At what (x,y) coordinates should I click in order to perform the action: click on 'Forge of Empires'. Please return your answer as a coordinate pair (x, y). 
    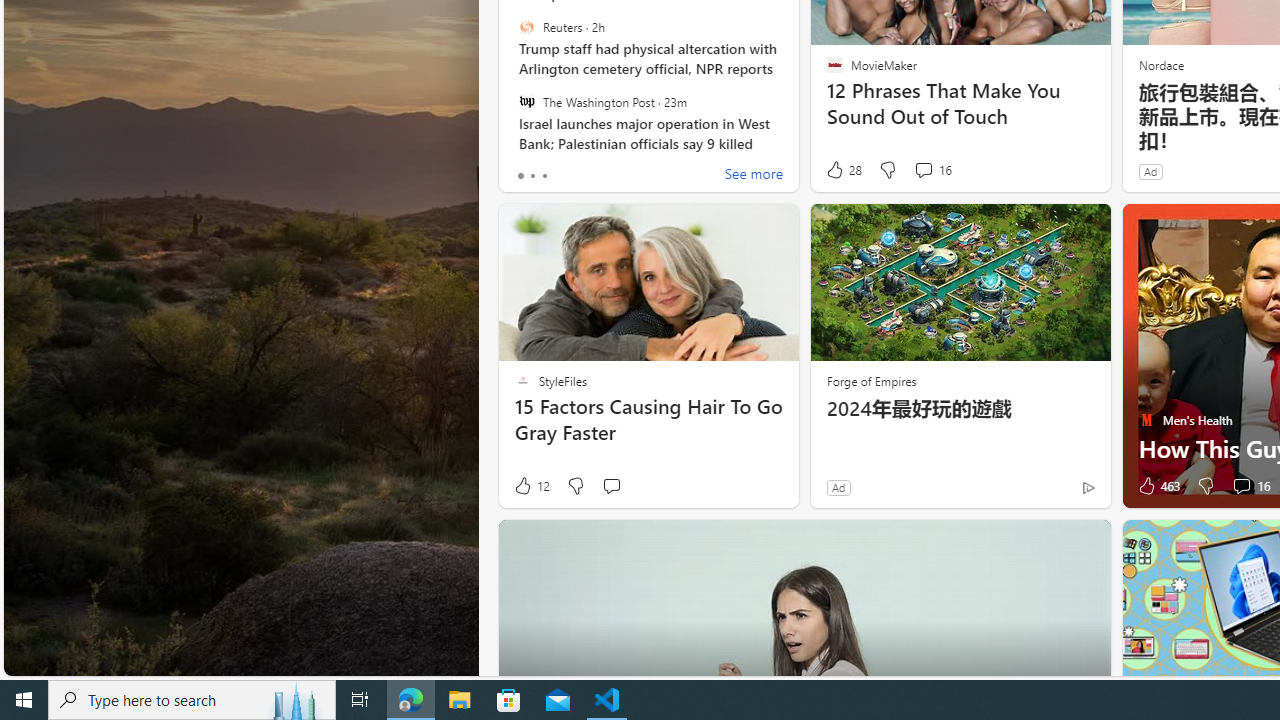
    Looking at the image, I should click on (871, 380).